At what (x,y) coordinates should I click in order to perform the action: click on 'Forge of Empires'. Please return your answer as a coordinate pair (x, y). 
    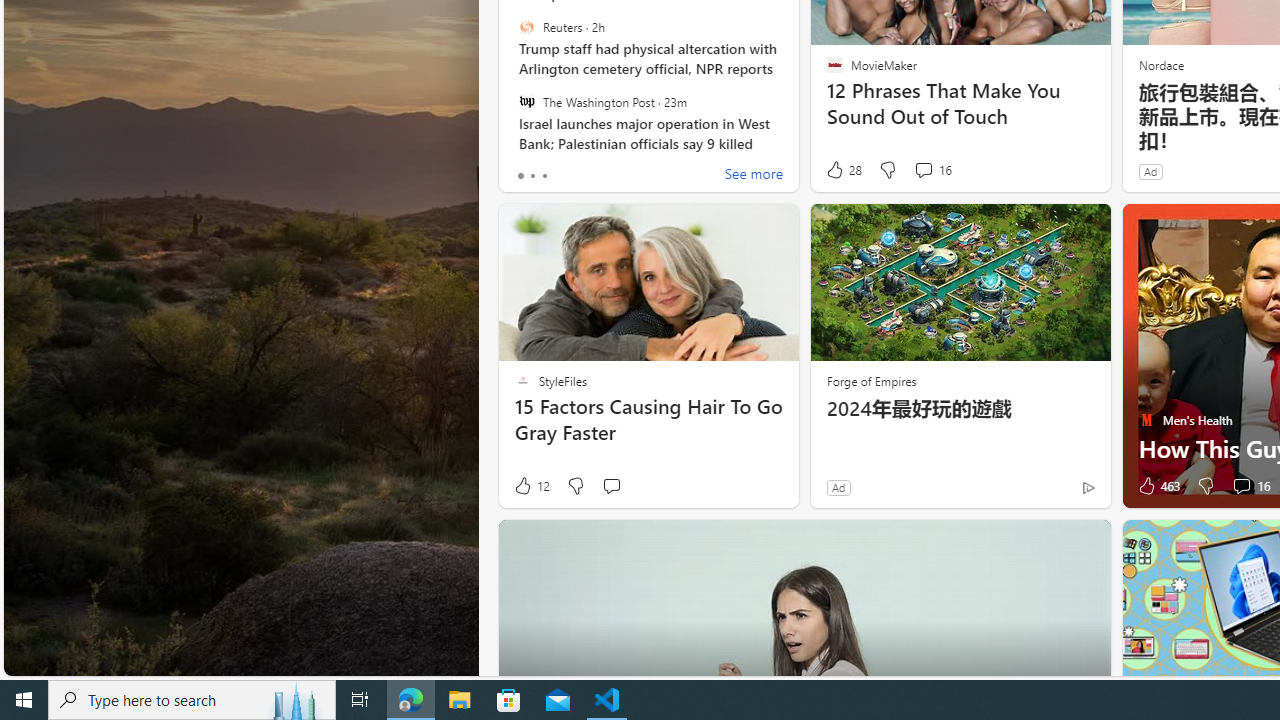
    Looking at the image, I should click on (871, 380).